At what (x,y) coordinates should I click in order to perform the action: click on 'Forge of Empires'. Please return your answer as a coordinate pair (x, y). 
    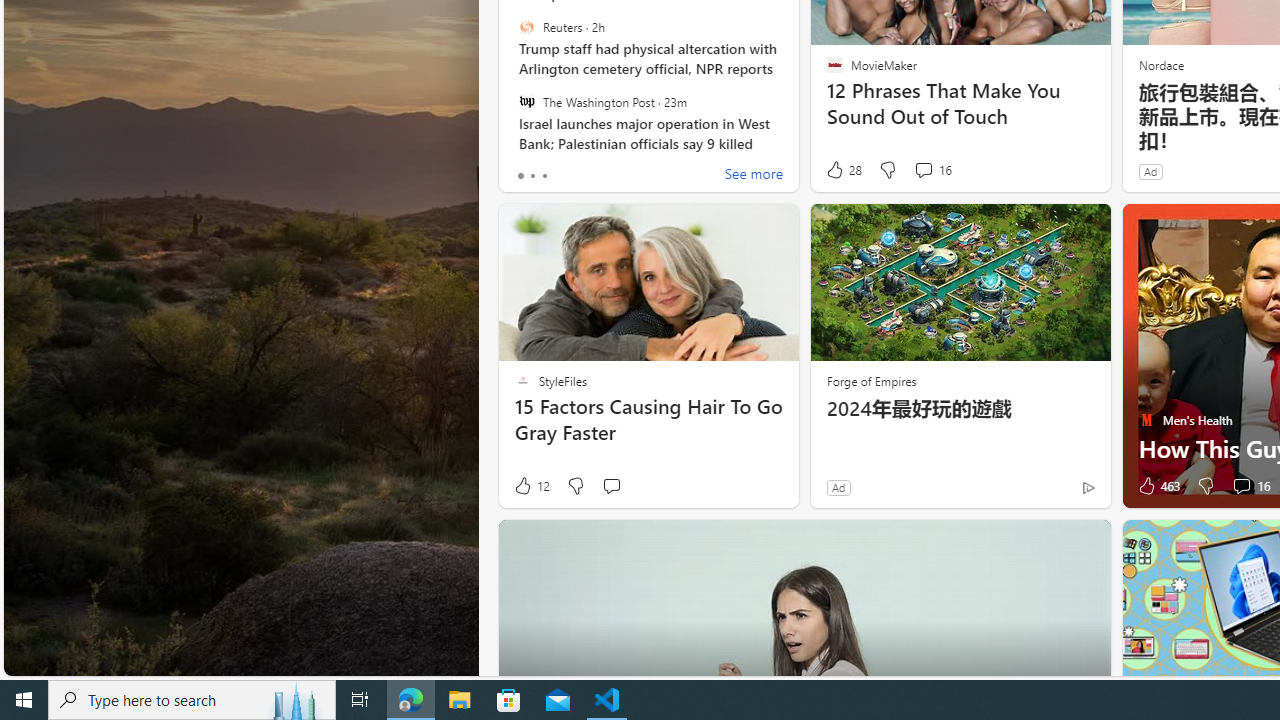
    Looking at the image, I should click on (871, 380).